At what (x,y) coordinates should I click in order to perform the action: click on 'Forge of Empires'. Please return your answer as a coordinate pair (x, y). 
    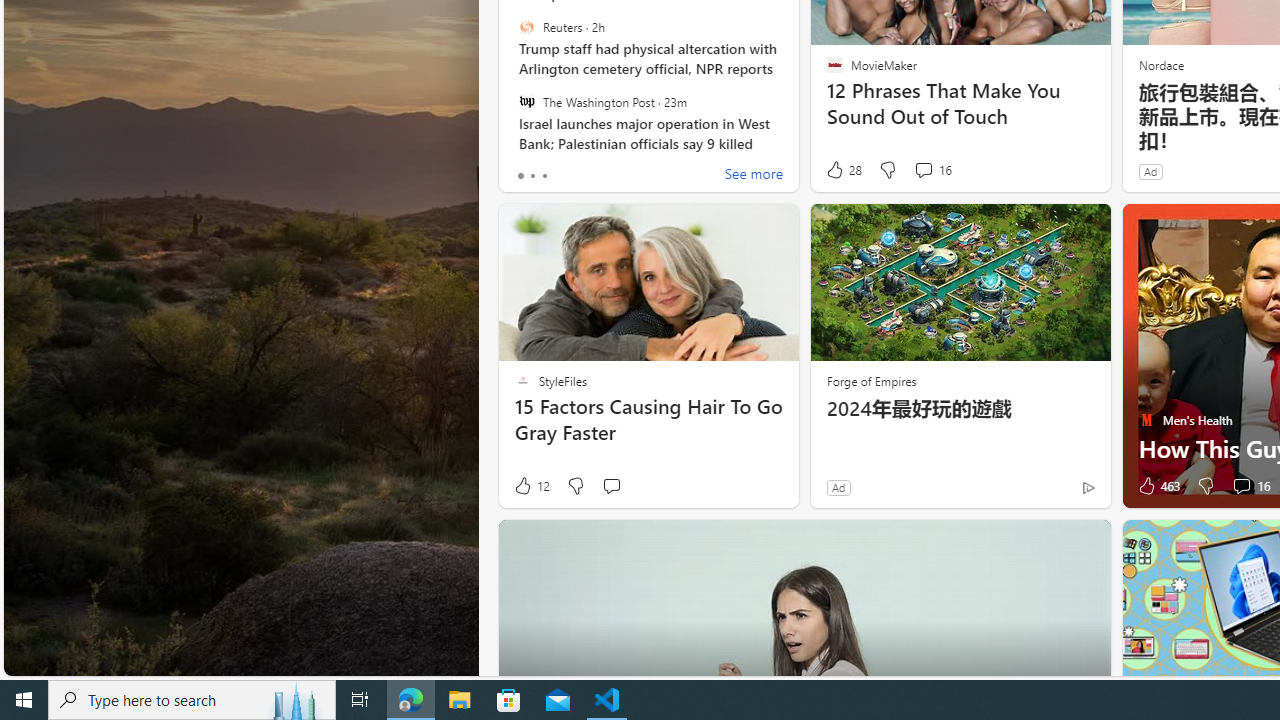
    Looking at the image, I should click on (871, 380).